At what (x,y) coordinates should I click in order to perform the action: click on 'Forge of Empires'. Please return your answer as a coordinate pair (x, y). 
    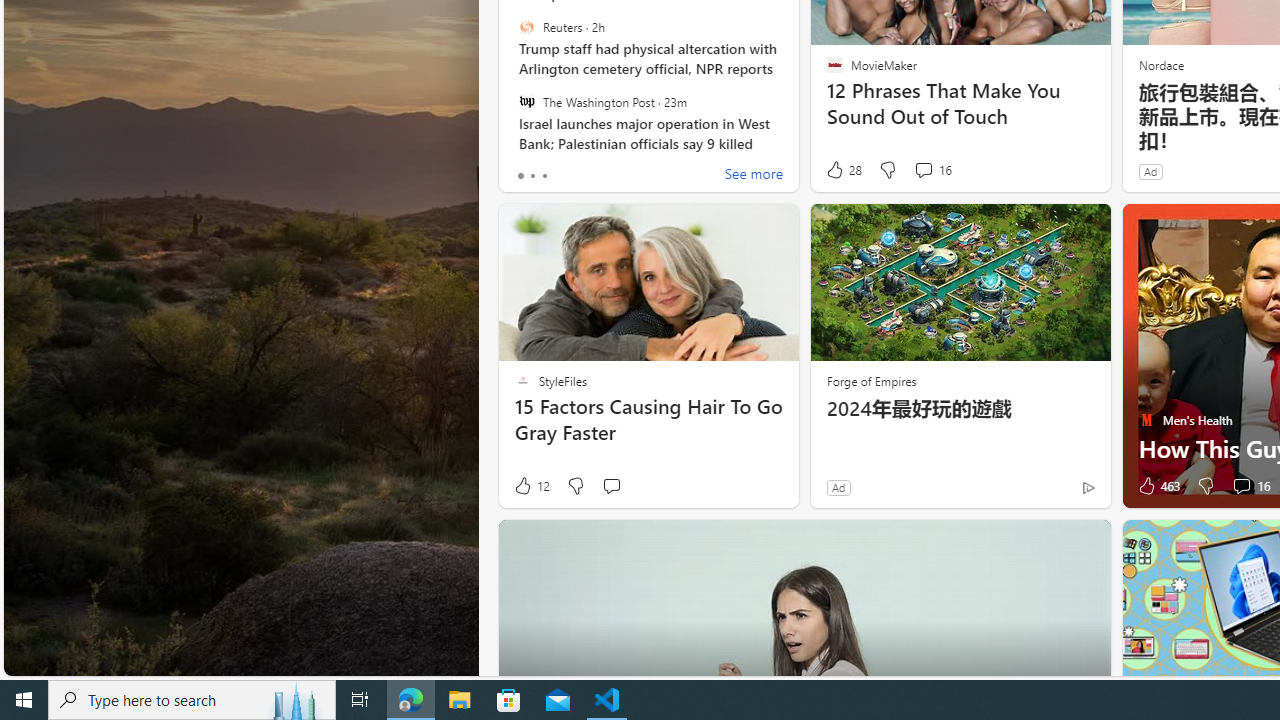
    Looking at the image, I should click on (871, 380).